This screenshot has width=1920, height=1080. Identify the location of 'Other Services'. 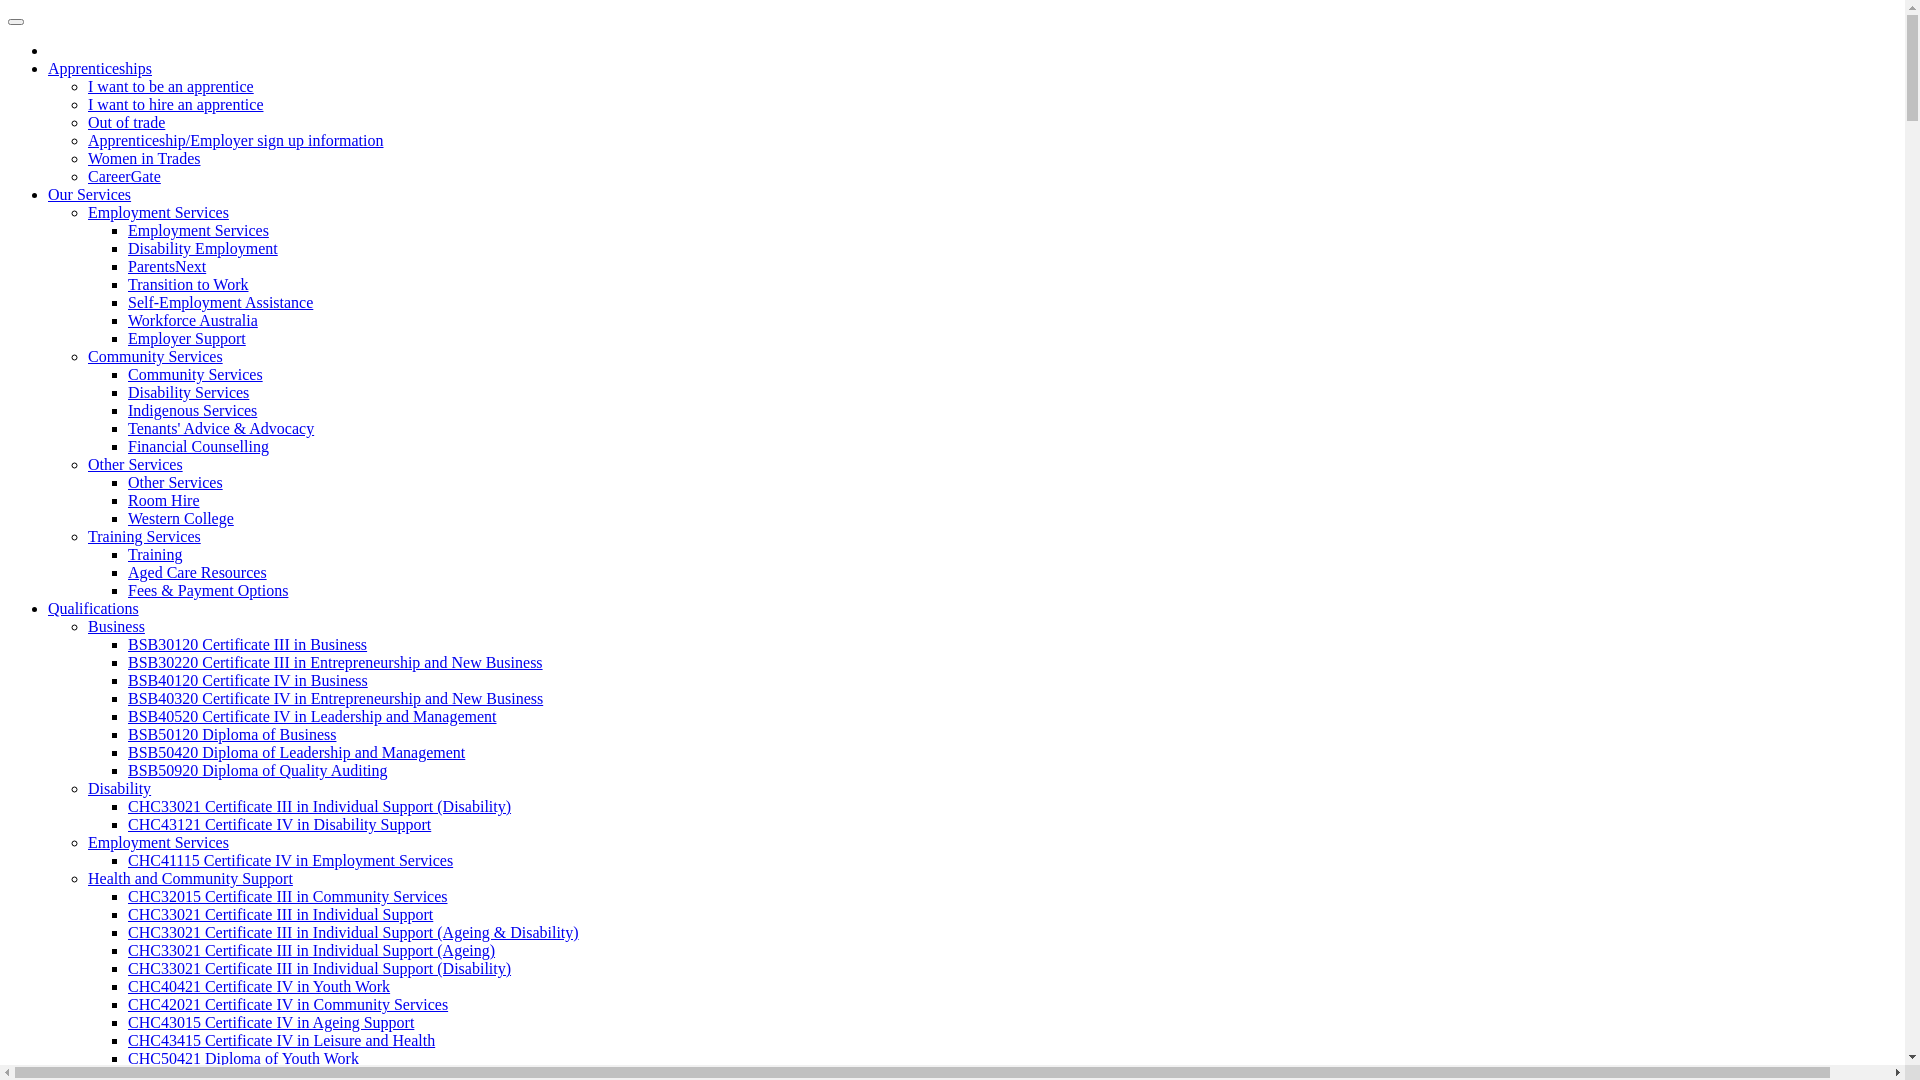
(175, 482).